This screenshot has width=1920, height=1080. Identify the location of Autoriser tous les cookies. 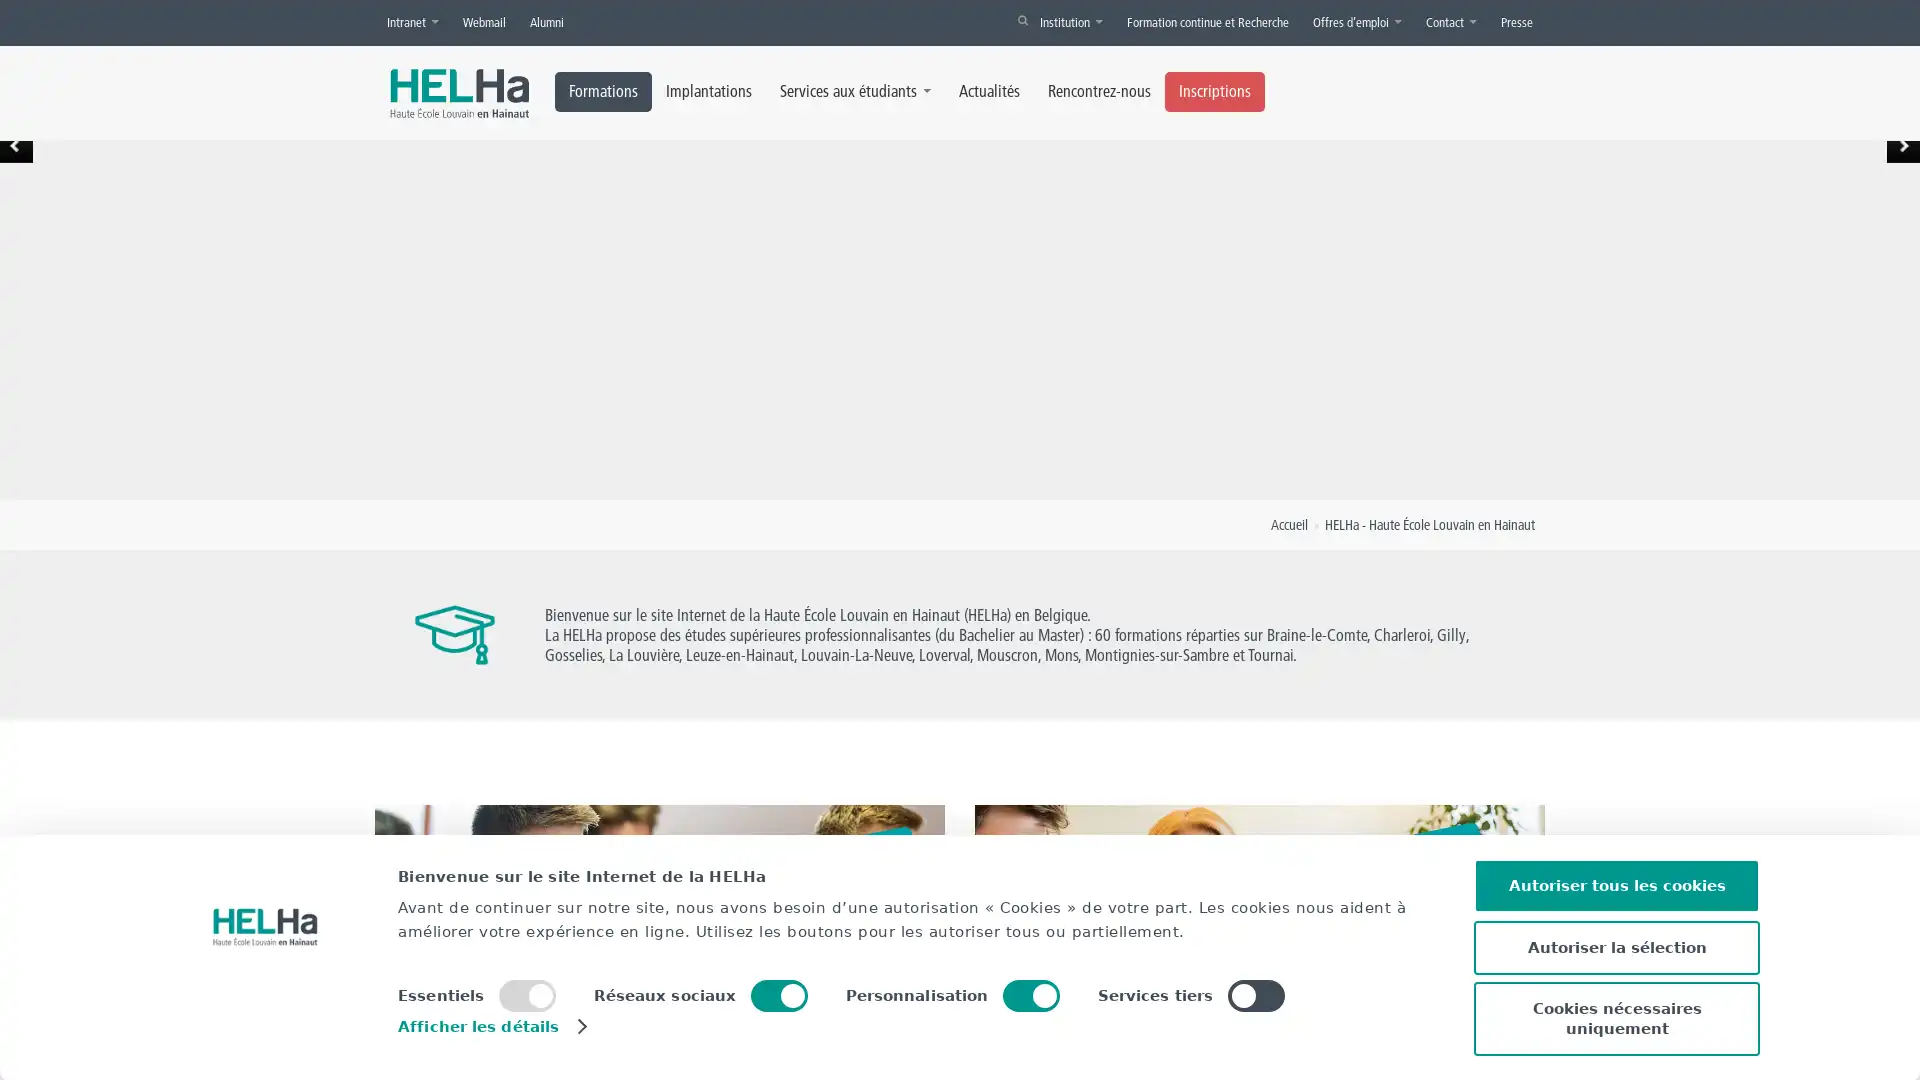
(1617, 885).